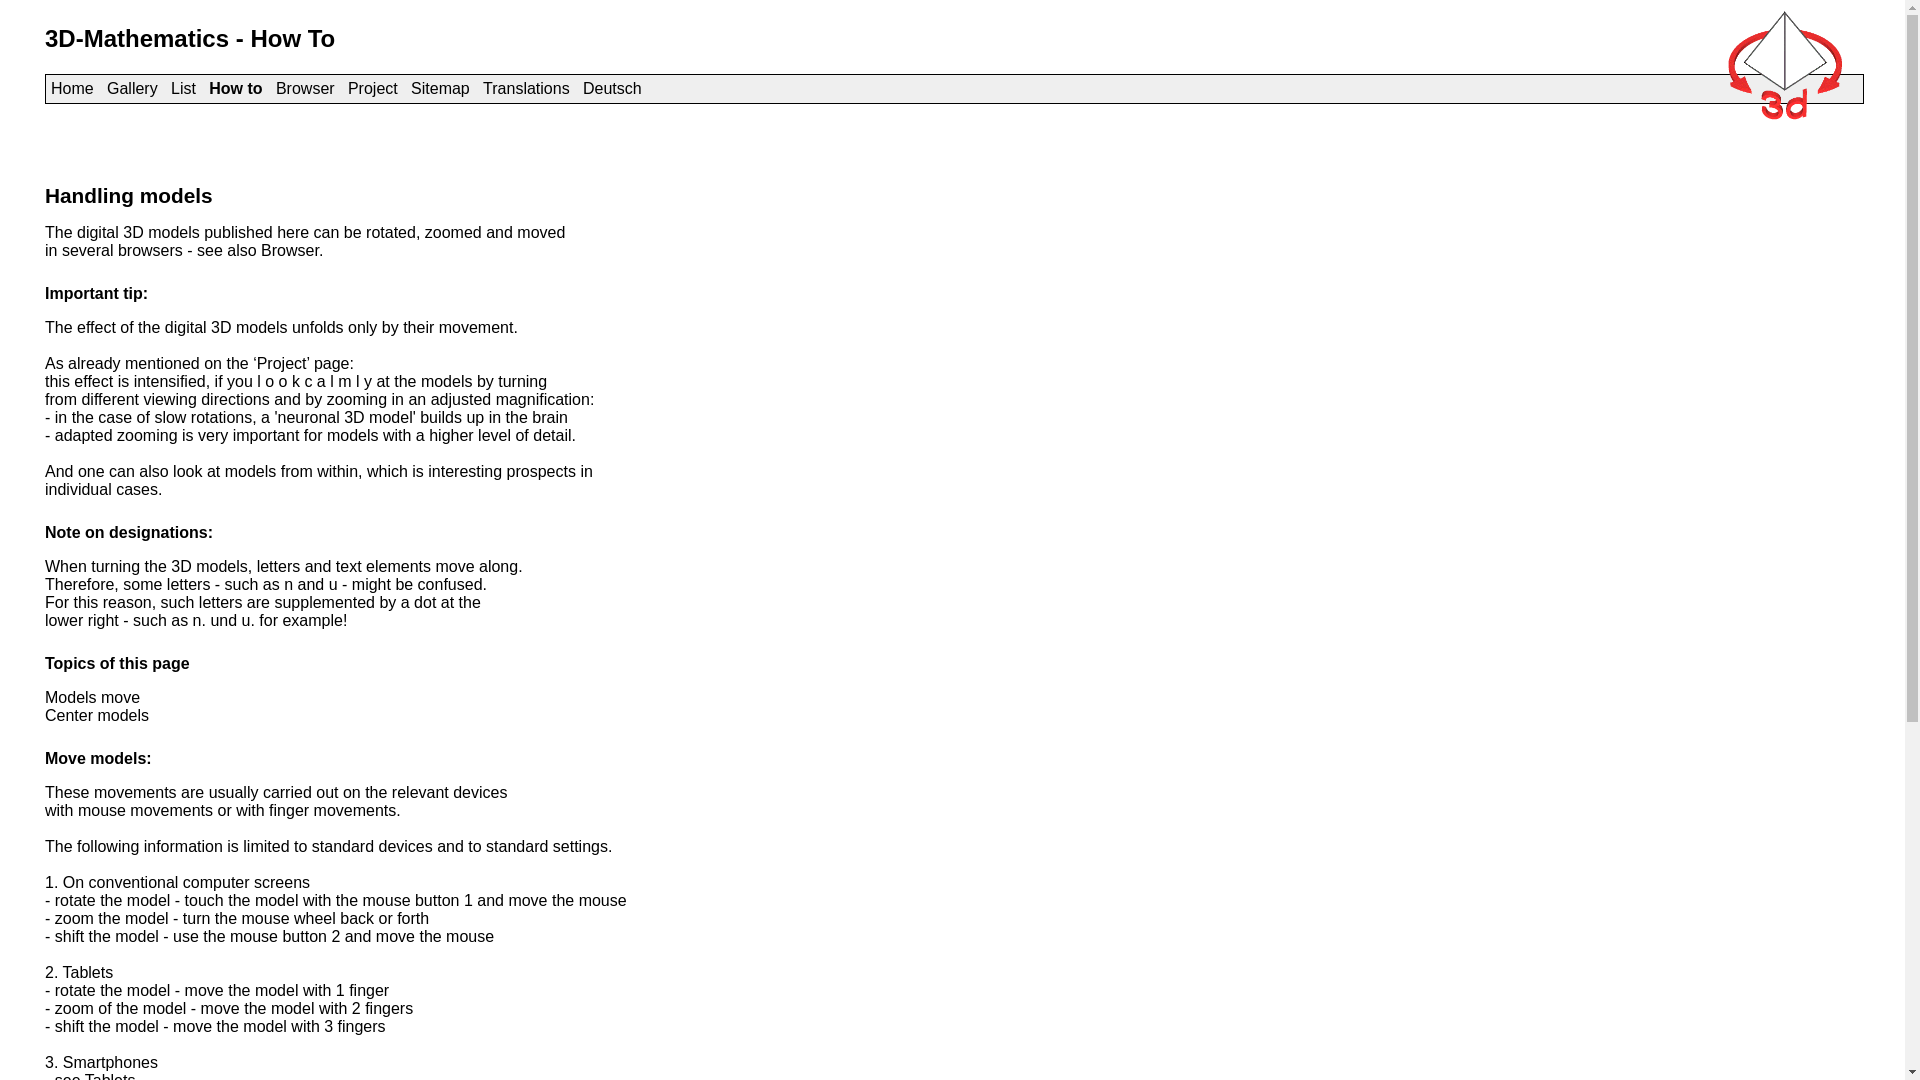 The height and width of the screenshot is (1080, 1920). I want to click on 'List', so click(183, 87).